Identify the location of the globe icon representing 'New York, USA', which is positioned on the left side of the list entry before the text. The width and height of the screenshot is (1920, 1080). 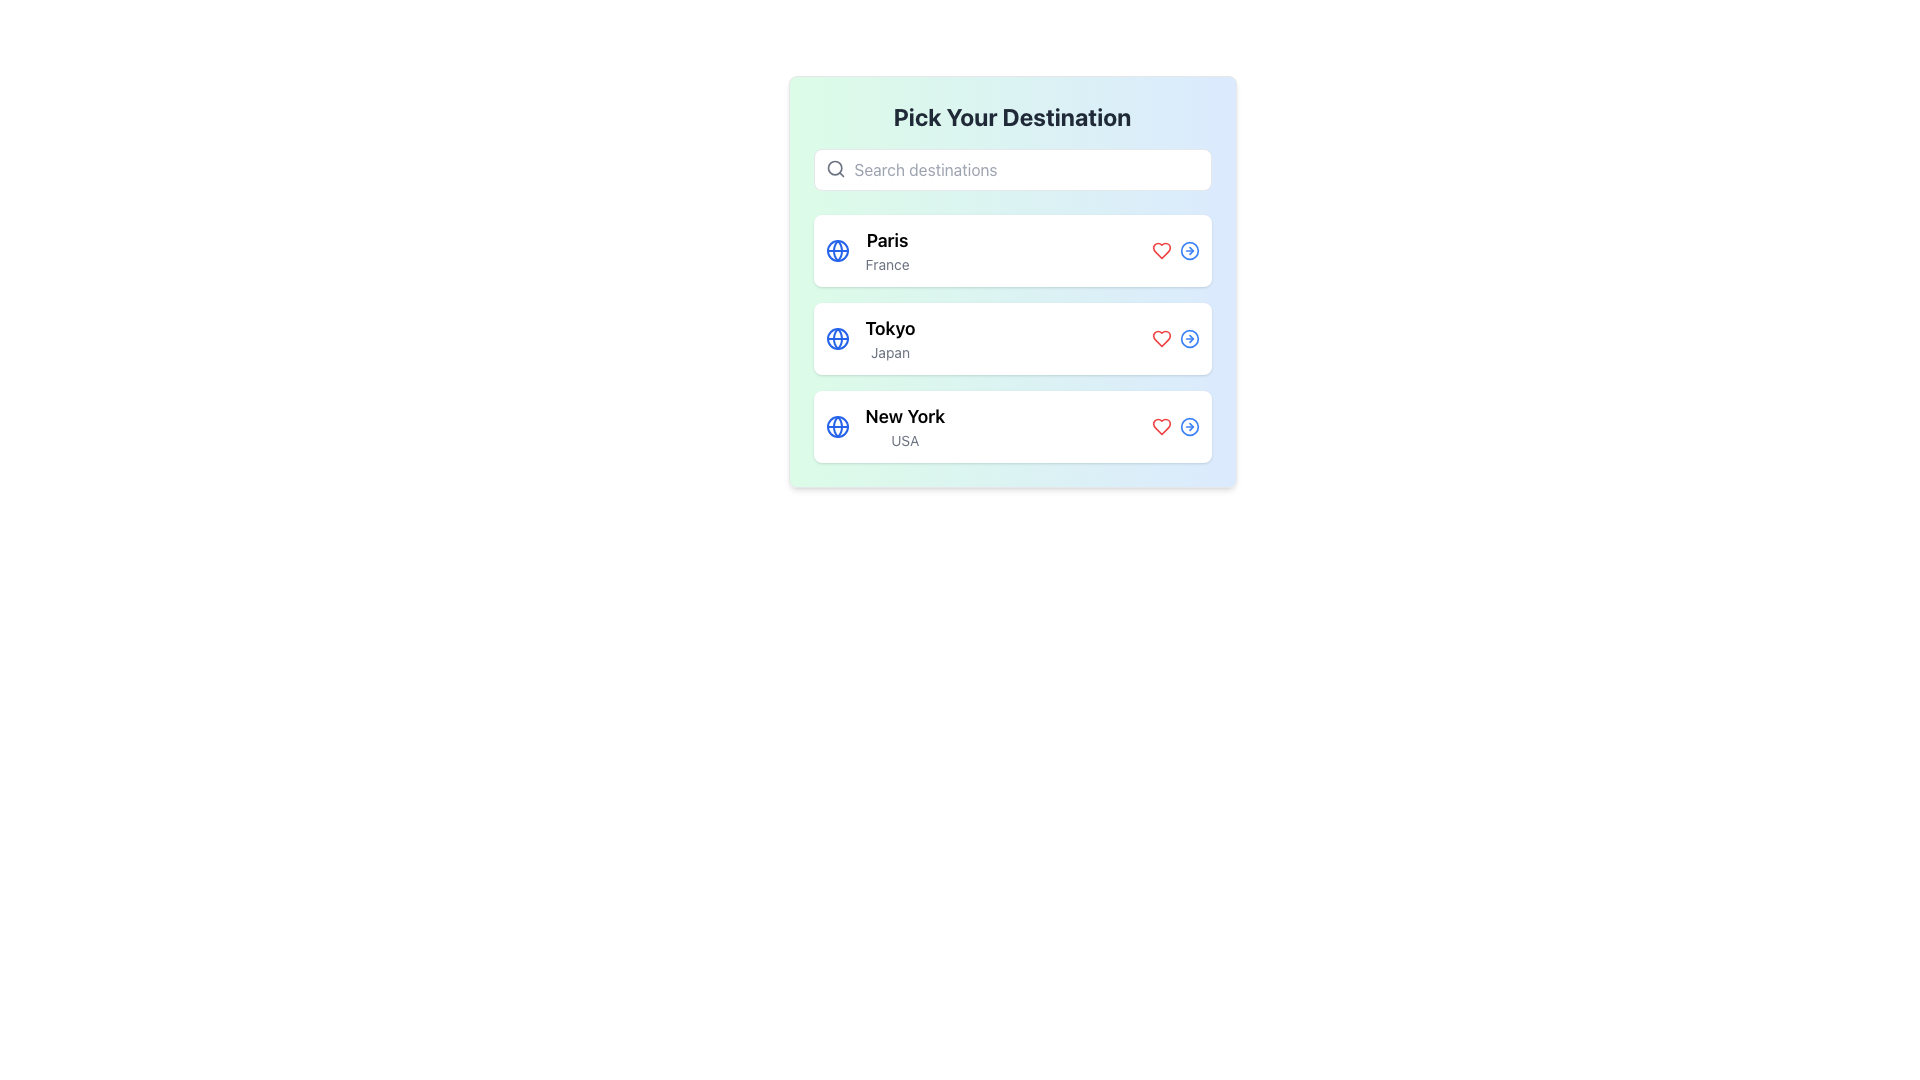
(837, 426).